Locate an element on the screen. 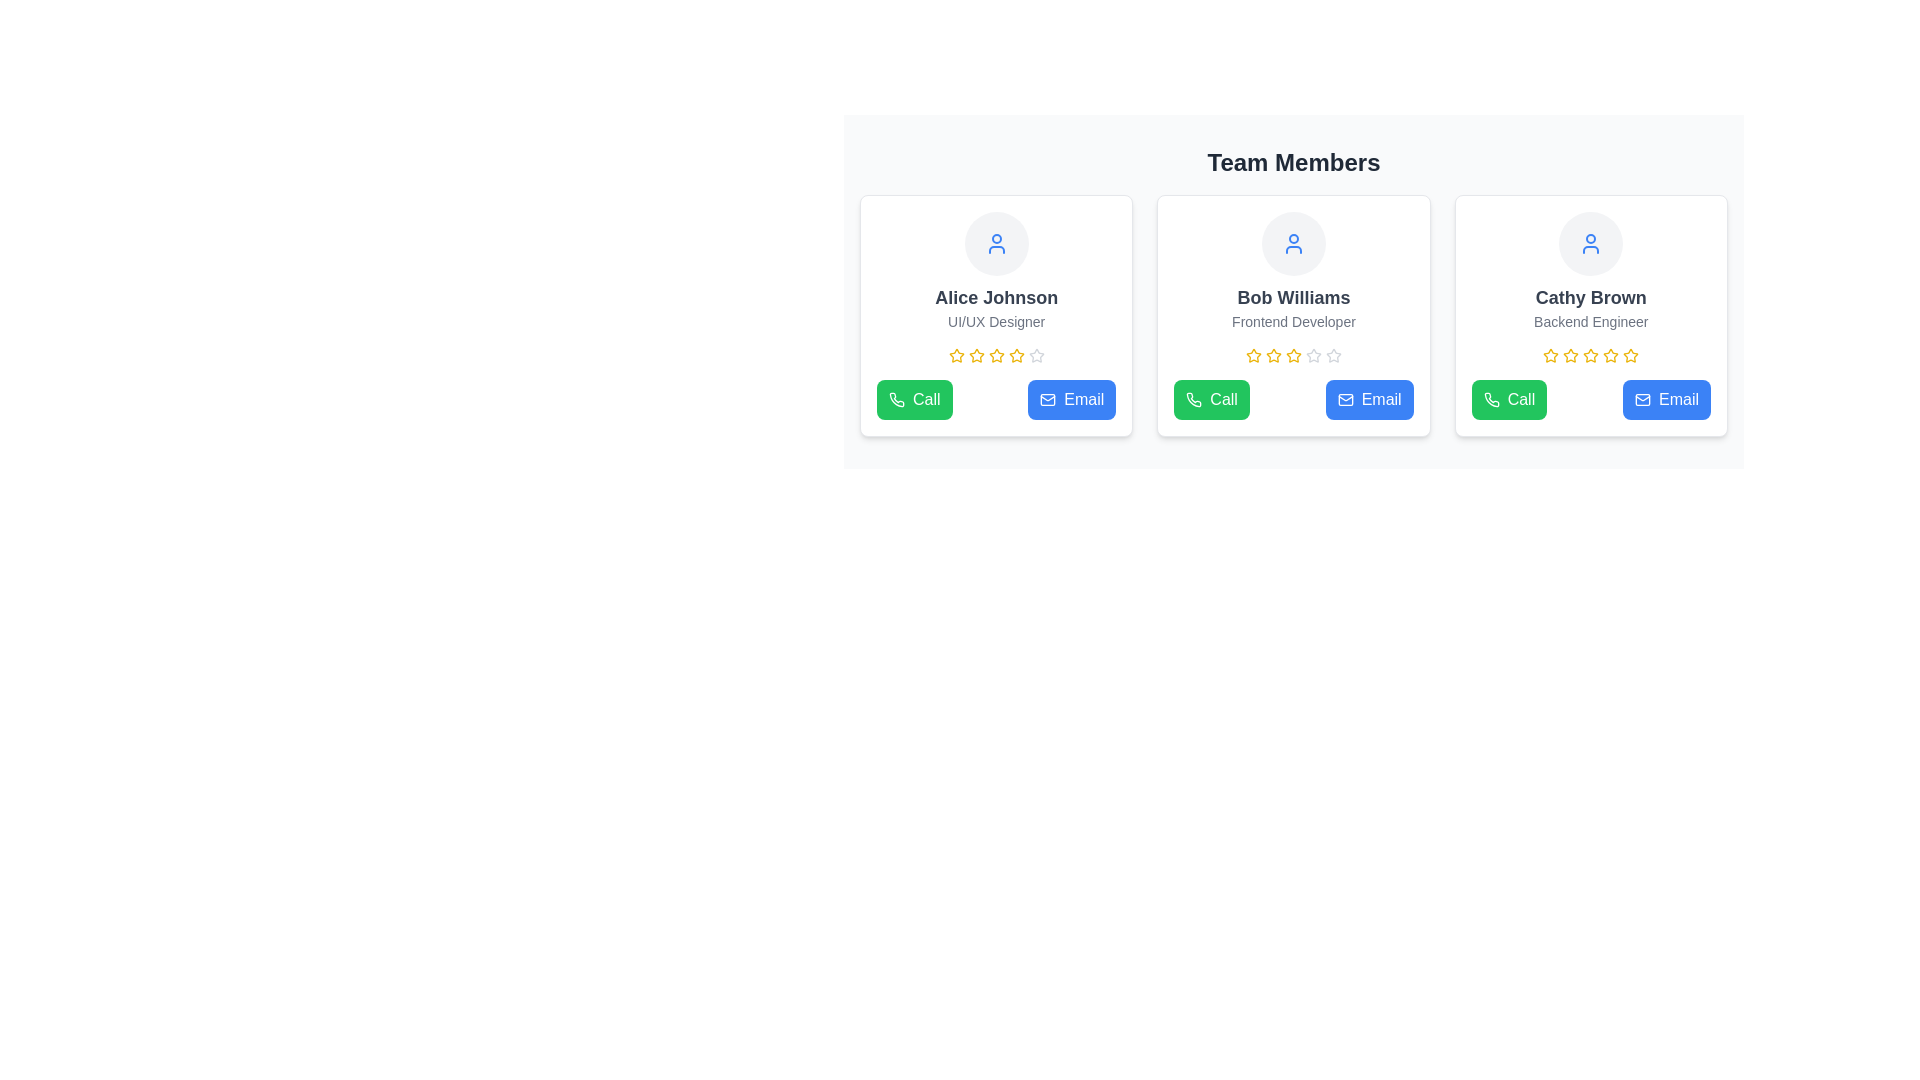 The width and height of the screenshot is (1920, 1080). the 'Email' icon within the button associated with 'Bob Williams', the Frontend Developer is located at coordinates (1345, 400).